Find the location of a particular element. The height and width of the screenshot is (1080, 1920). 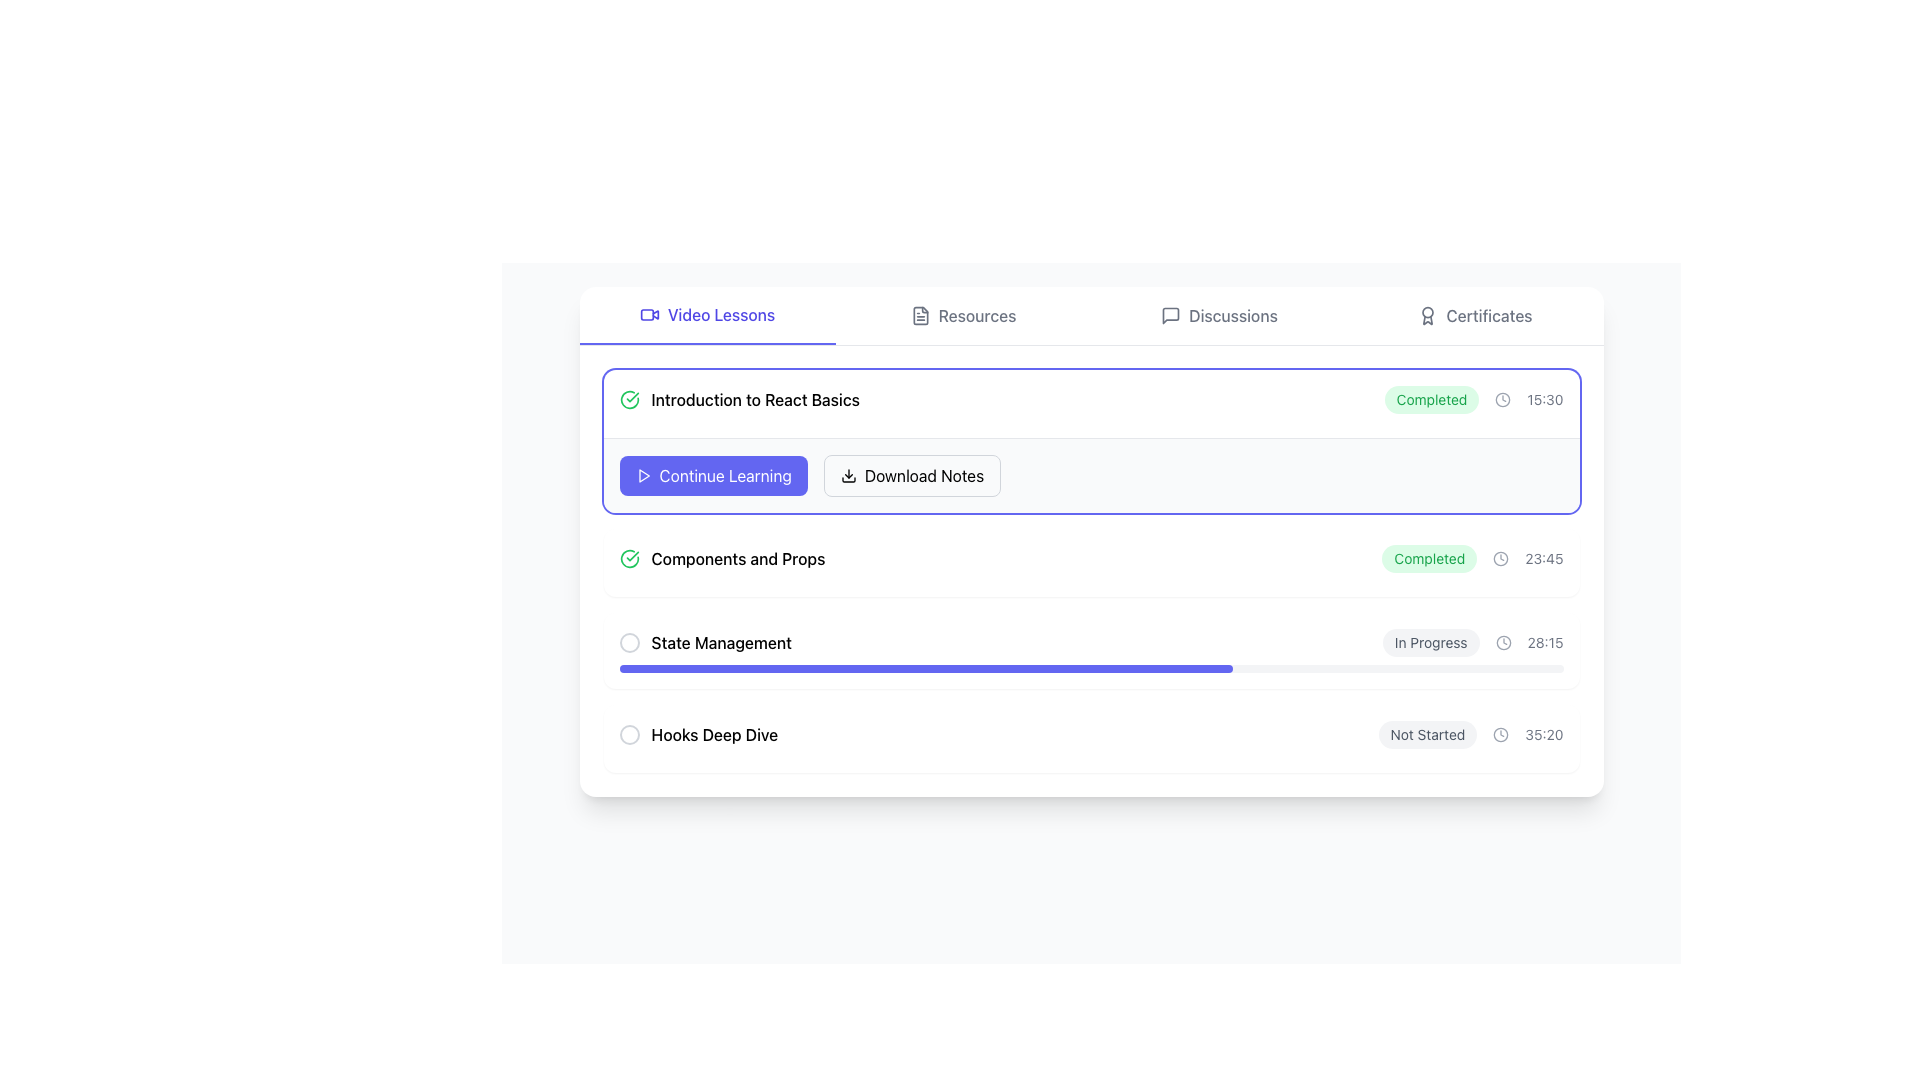

the clock icon located in the 'State Management' row, positioned right of the 'In Progress' status tag and just before the time display '28:15' is located at coordinates (1503, 643).